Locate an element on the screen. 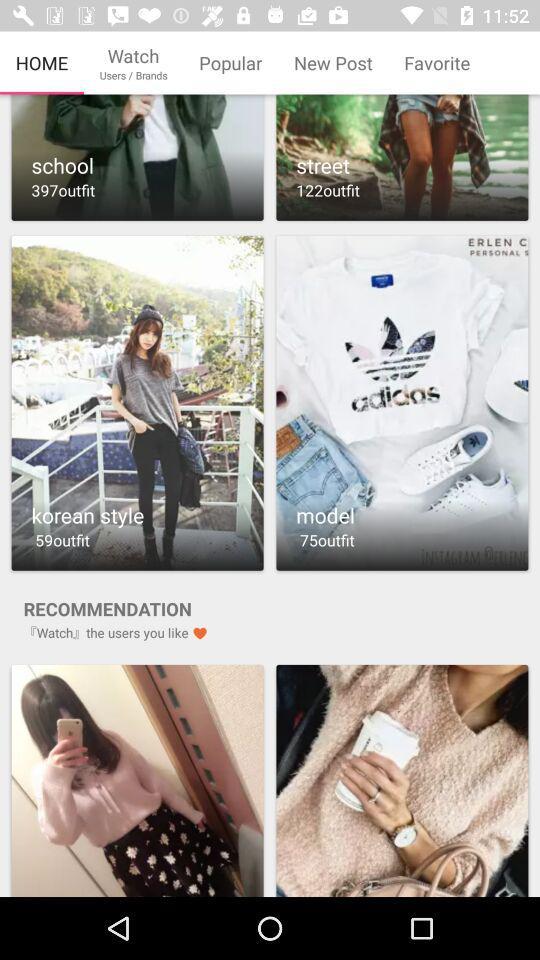 This screenshot has width=540, height=960. article is located at coordinates (402, 157).